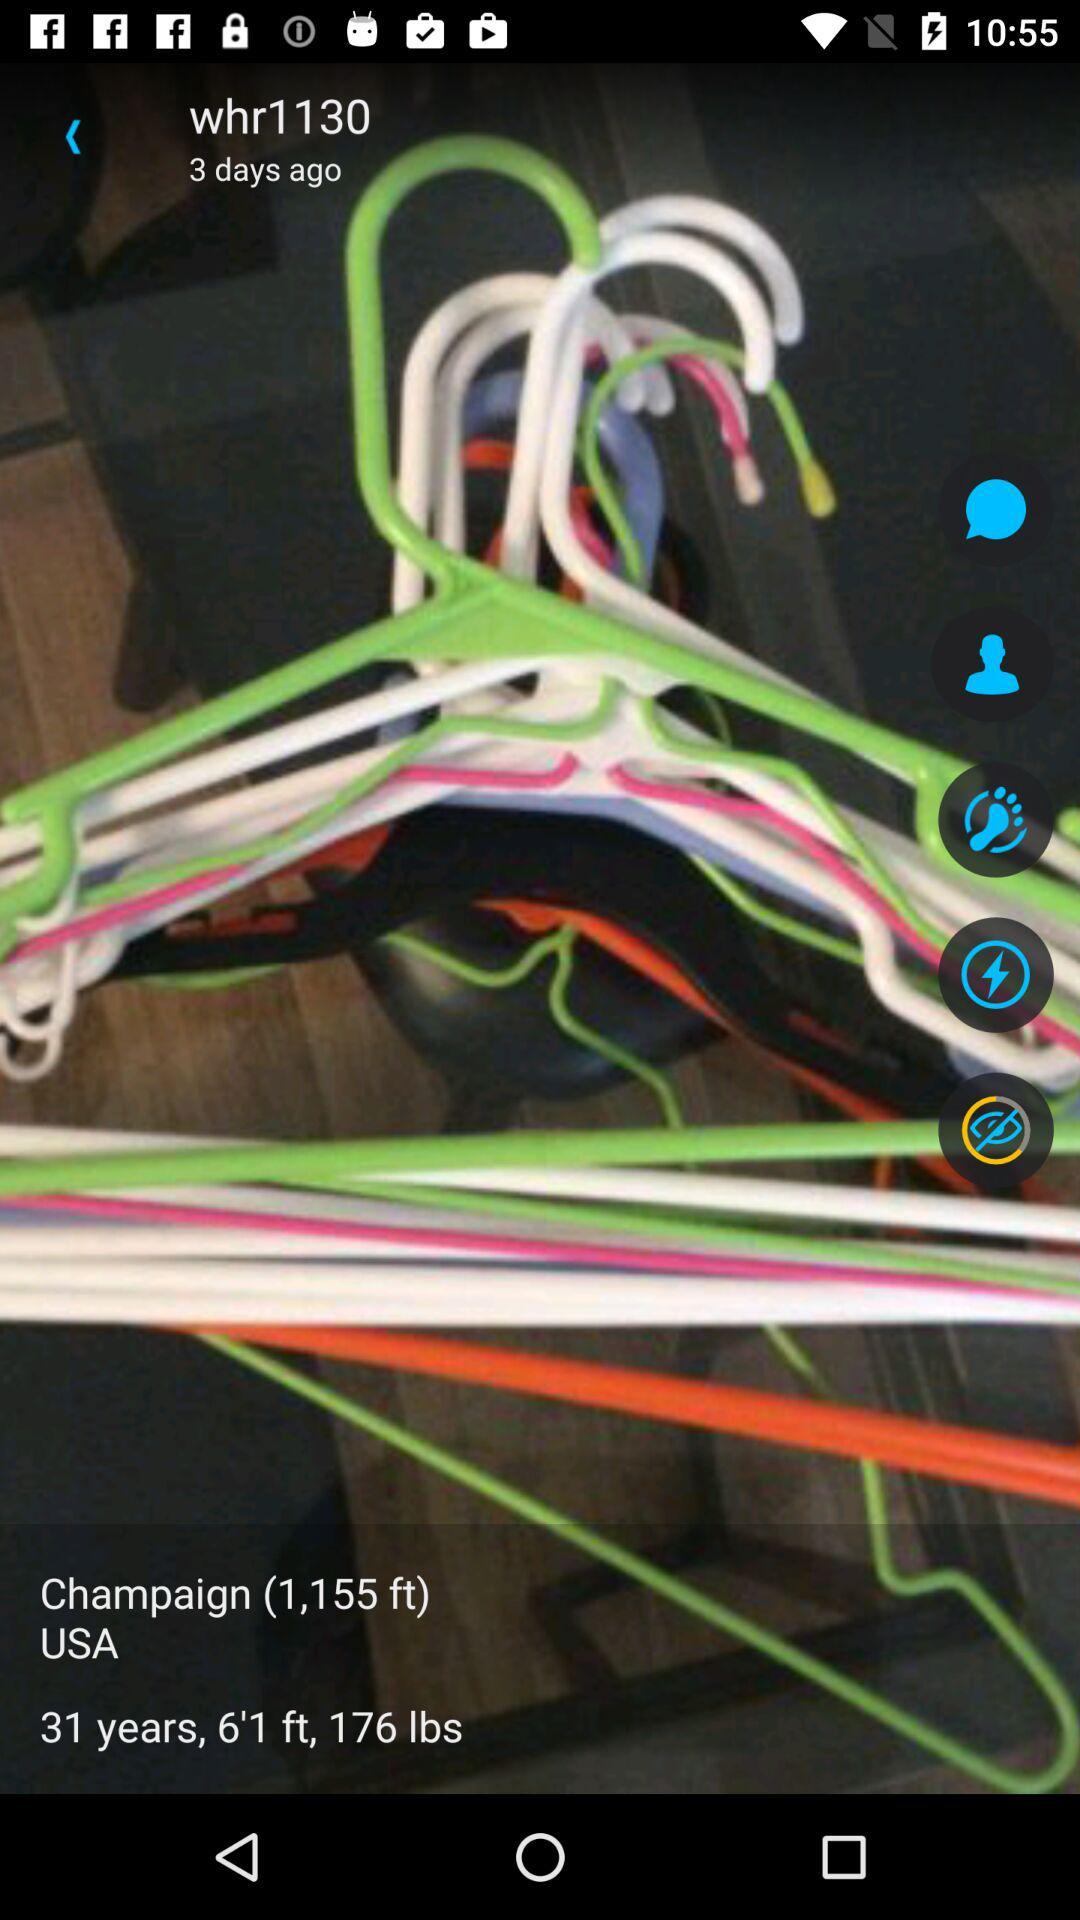 The image size is (1080, 1920). Describe the element at coordinates (72, 135) in the screenshot. I see `item above champaign 1 155` at that location.